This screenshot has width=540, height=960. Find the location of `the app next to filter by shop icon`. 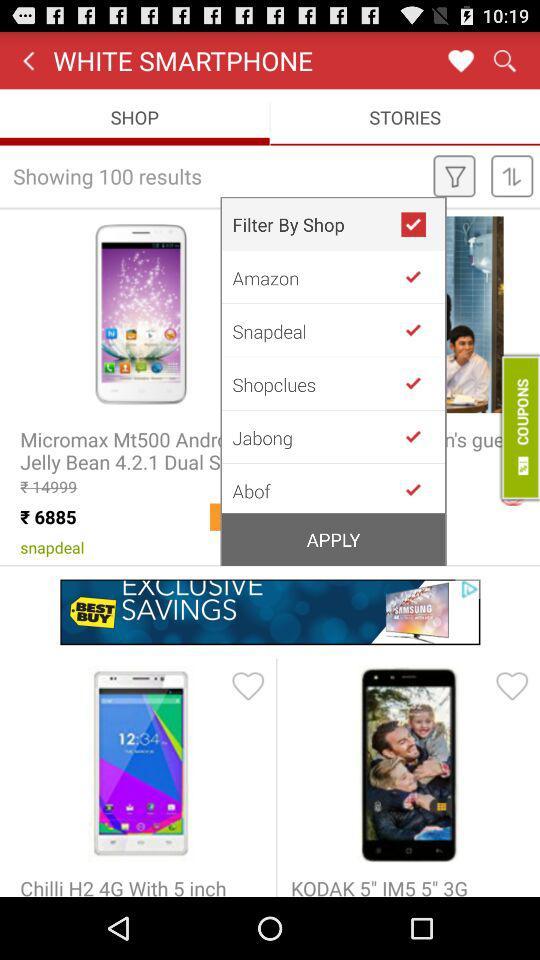

the app next to filter by shop icon is located at coordinates (421, 224).